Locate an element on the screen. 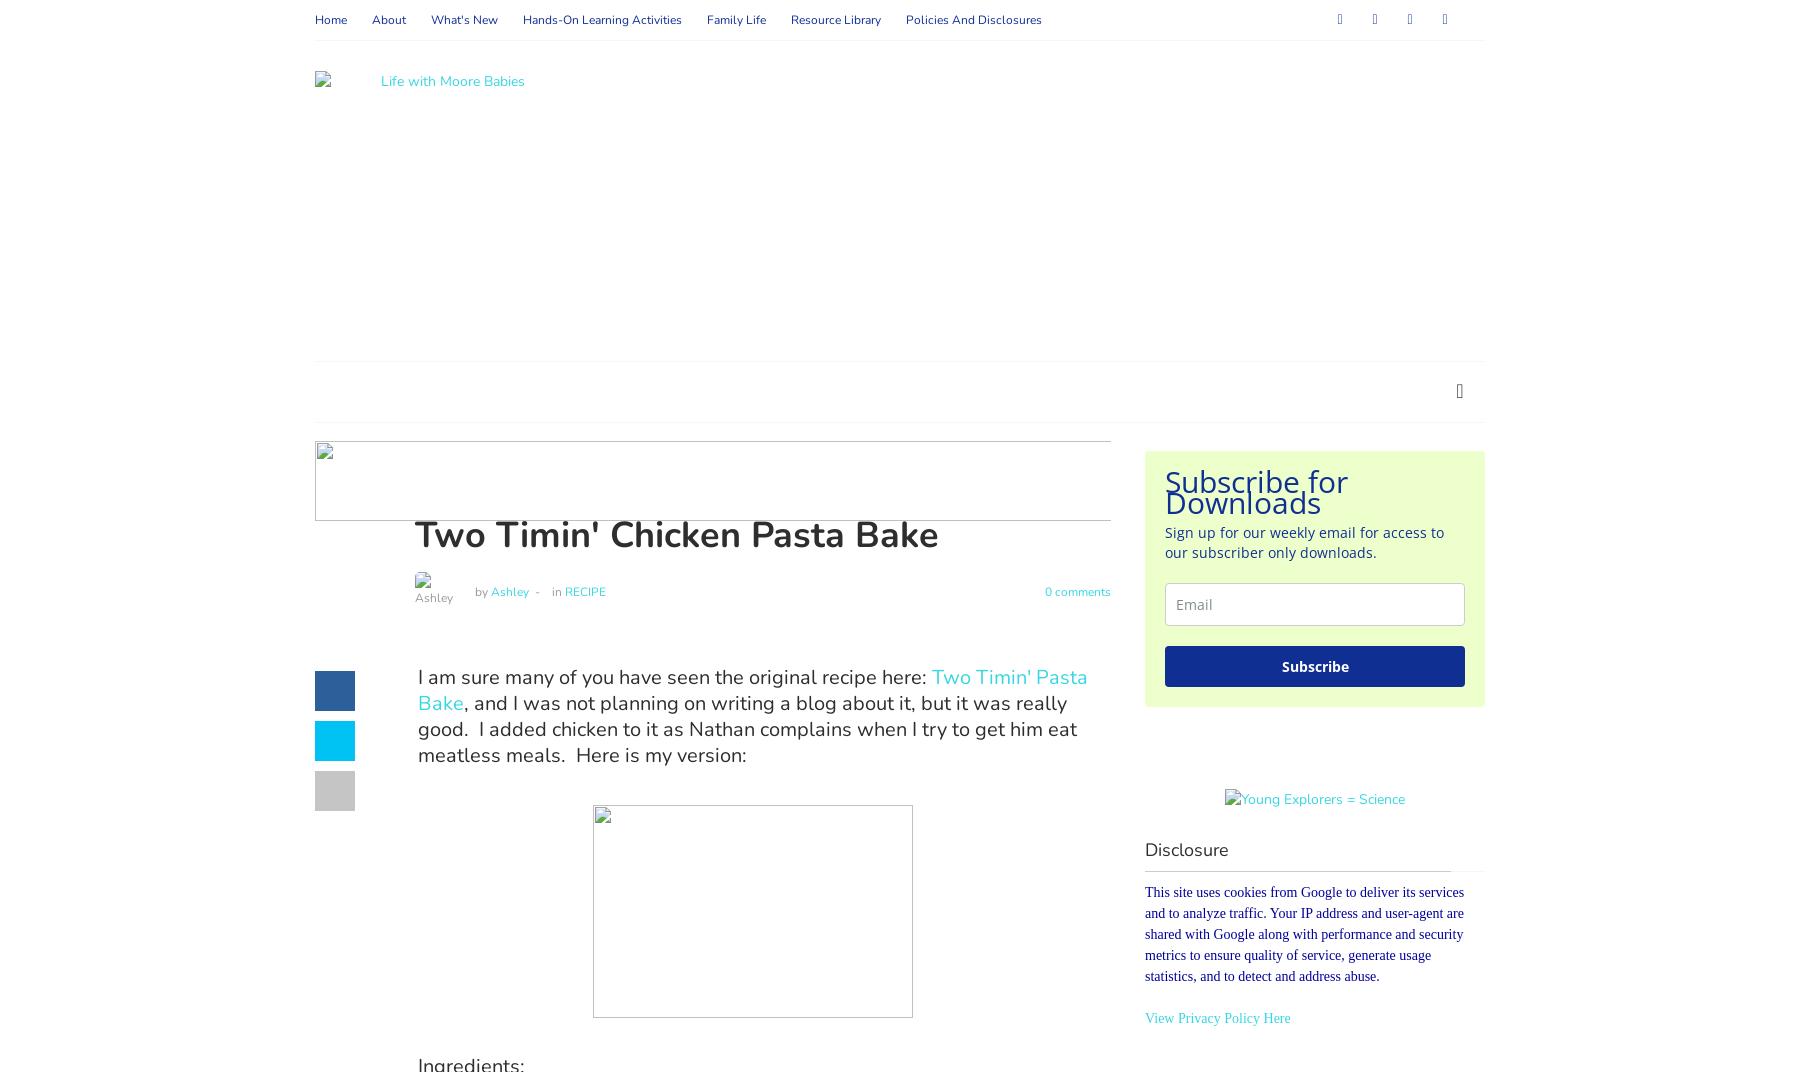 This screenshot has height=1072, width=1800. 'Ashley' is located at coordinates (508, 589).